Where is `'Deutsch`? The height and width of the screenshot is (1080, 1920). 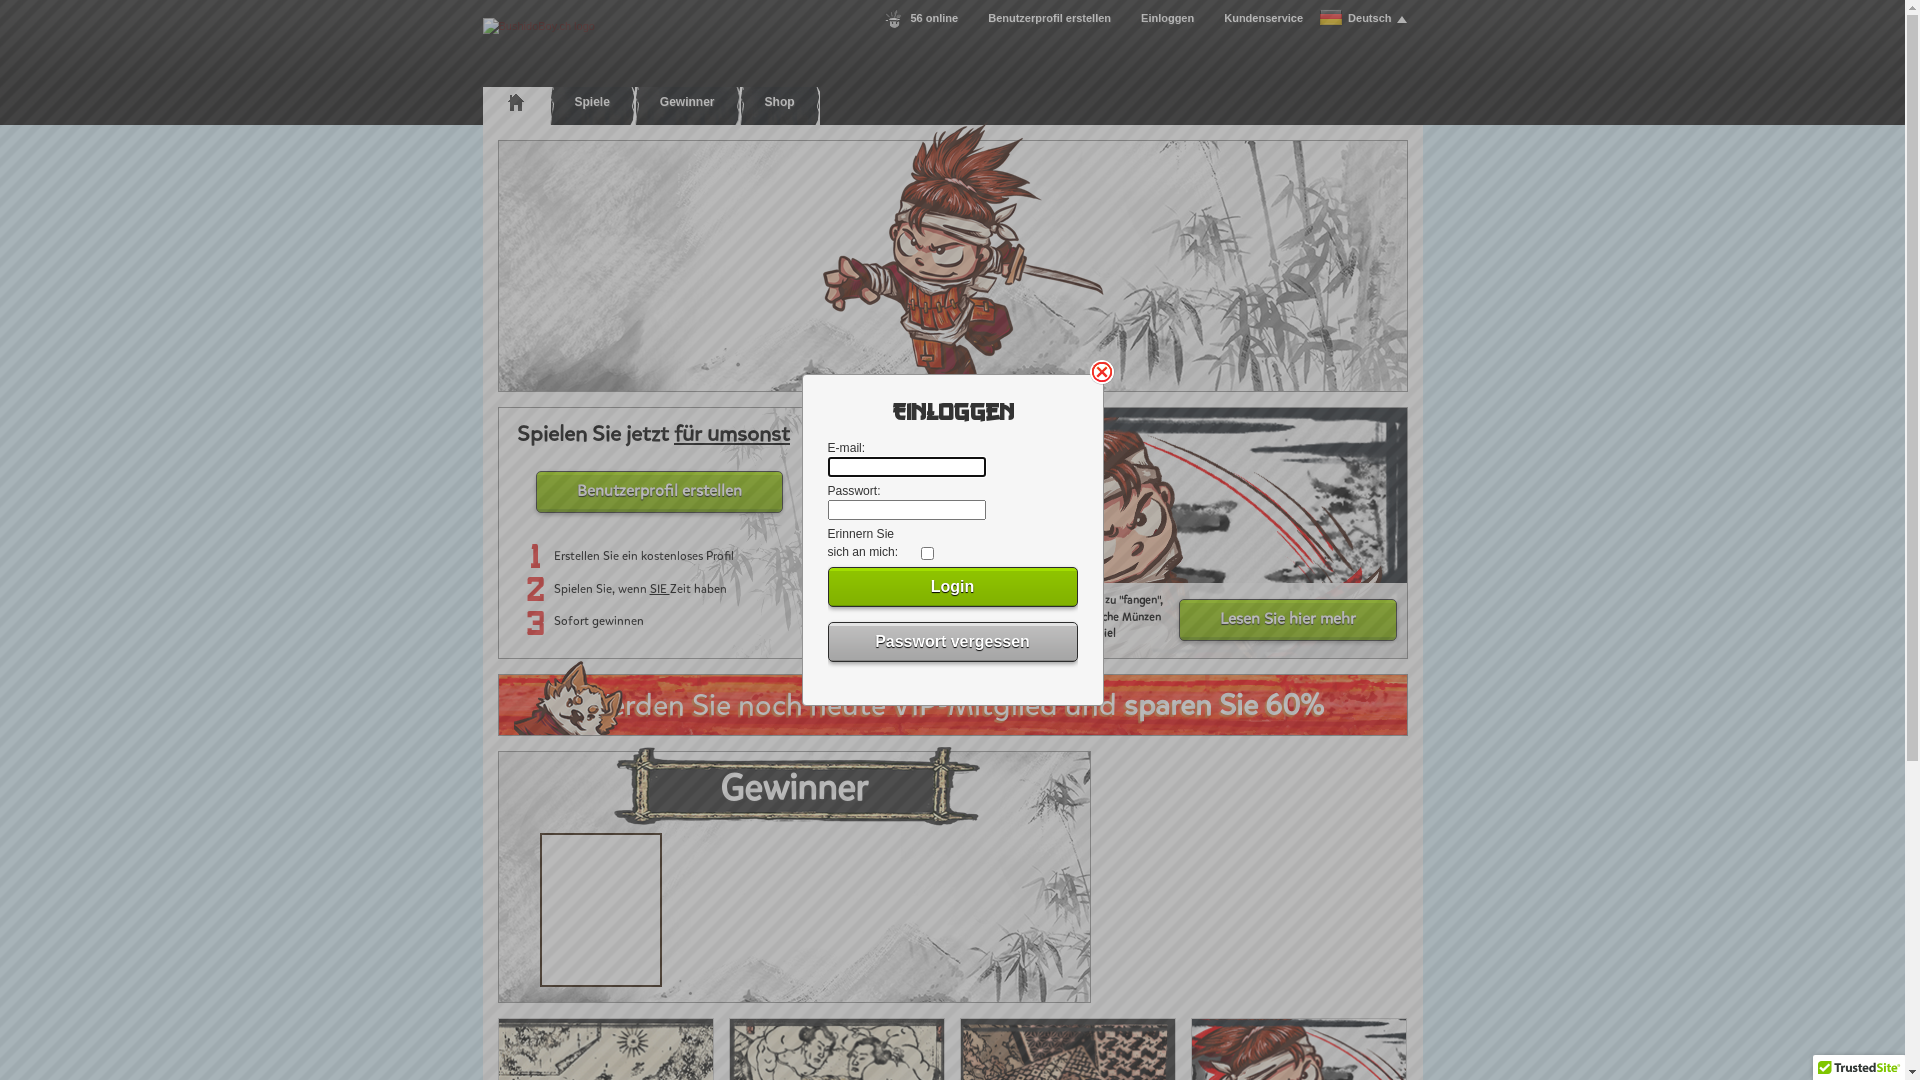
'Deutsch is located at coordinates (1361, 18).